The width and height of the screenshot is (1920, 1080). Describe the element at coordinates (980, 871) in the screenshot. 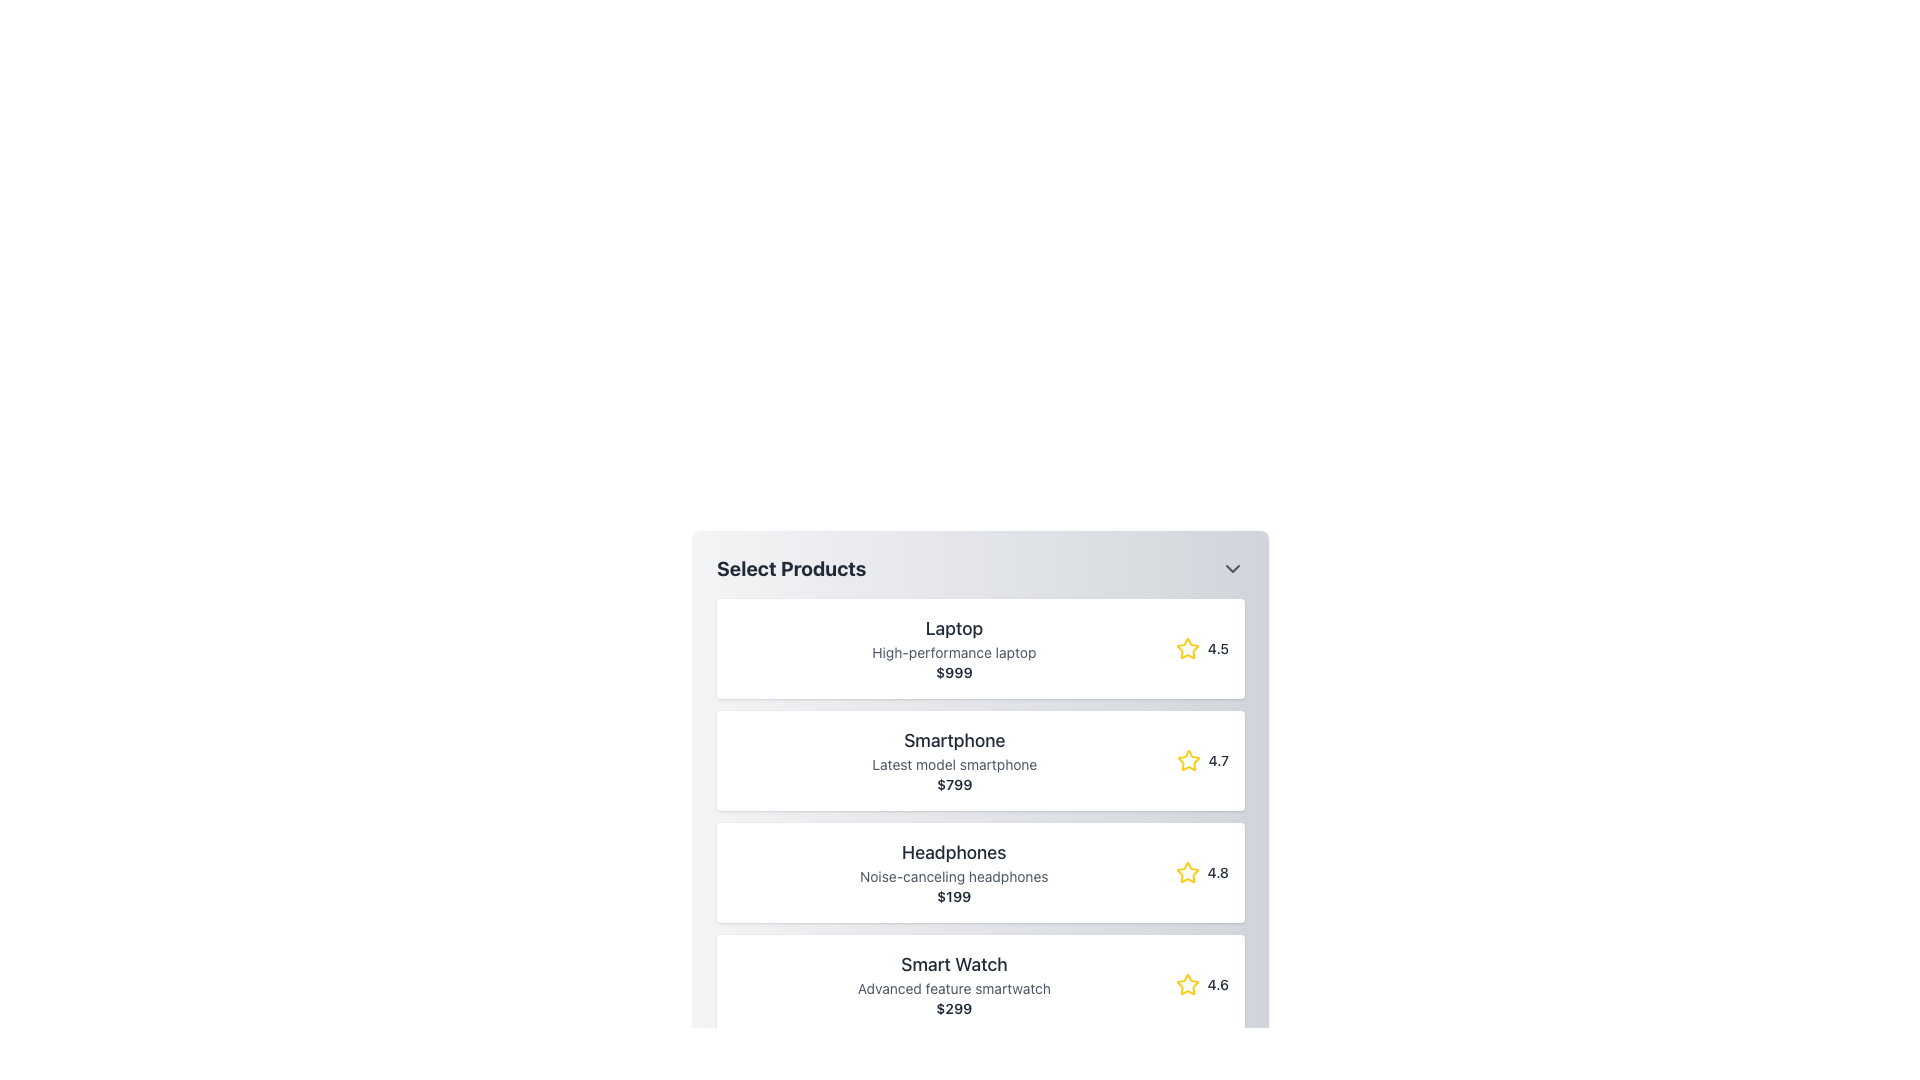

I see `the product card displaying 'Headphones' with a description of 'Noise-canceling headphones', located in the 'Select Products' panel` at that location.